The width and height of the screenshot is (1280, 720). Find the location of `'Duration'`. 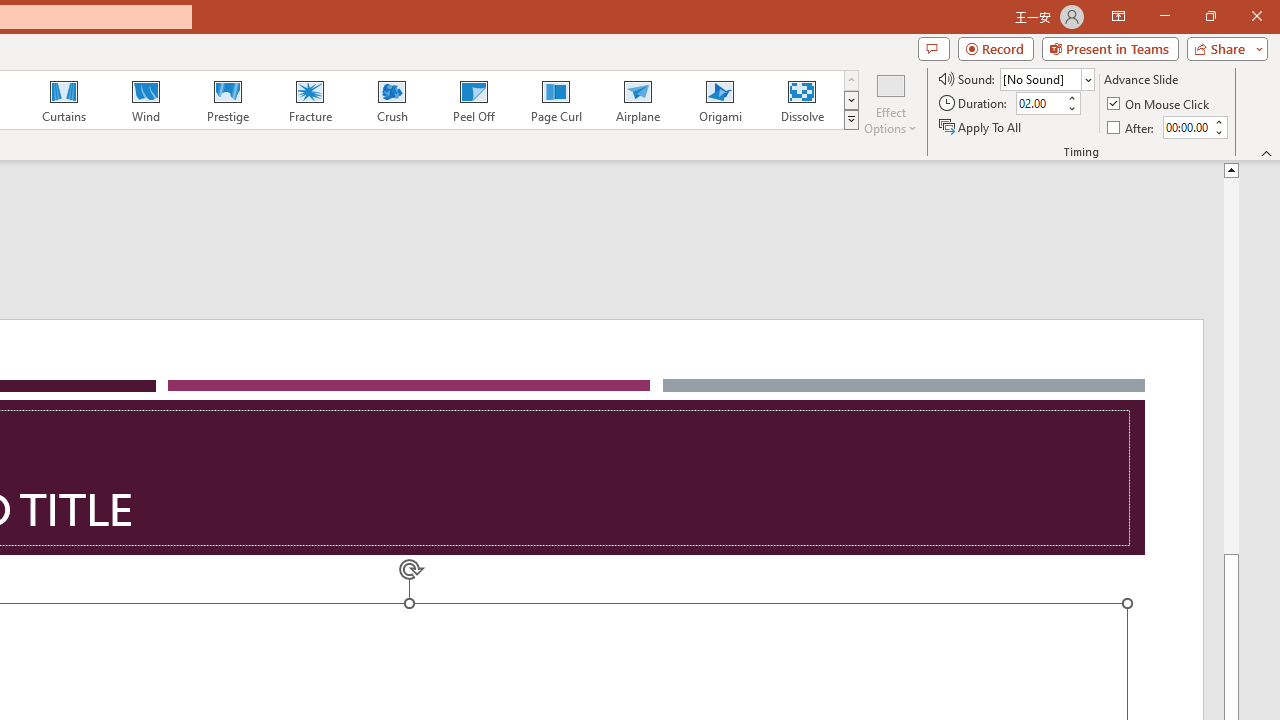

'Duration' is located at coordinates (1040, 103).